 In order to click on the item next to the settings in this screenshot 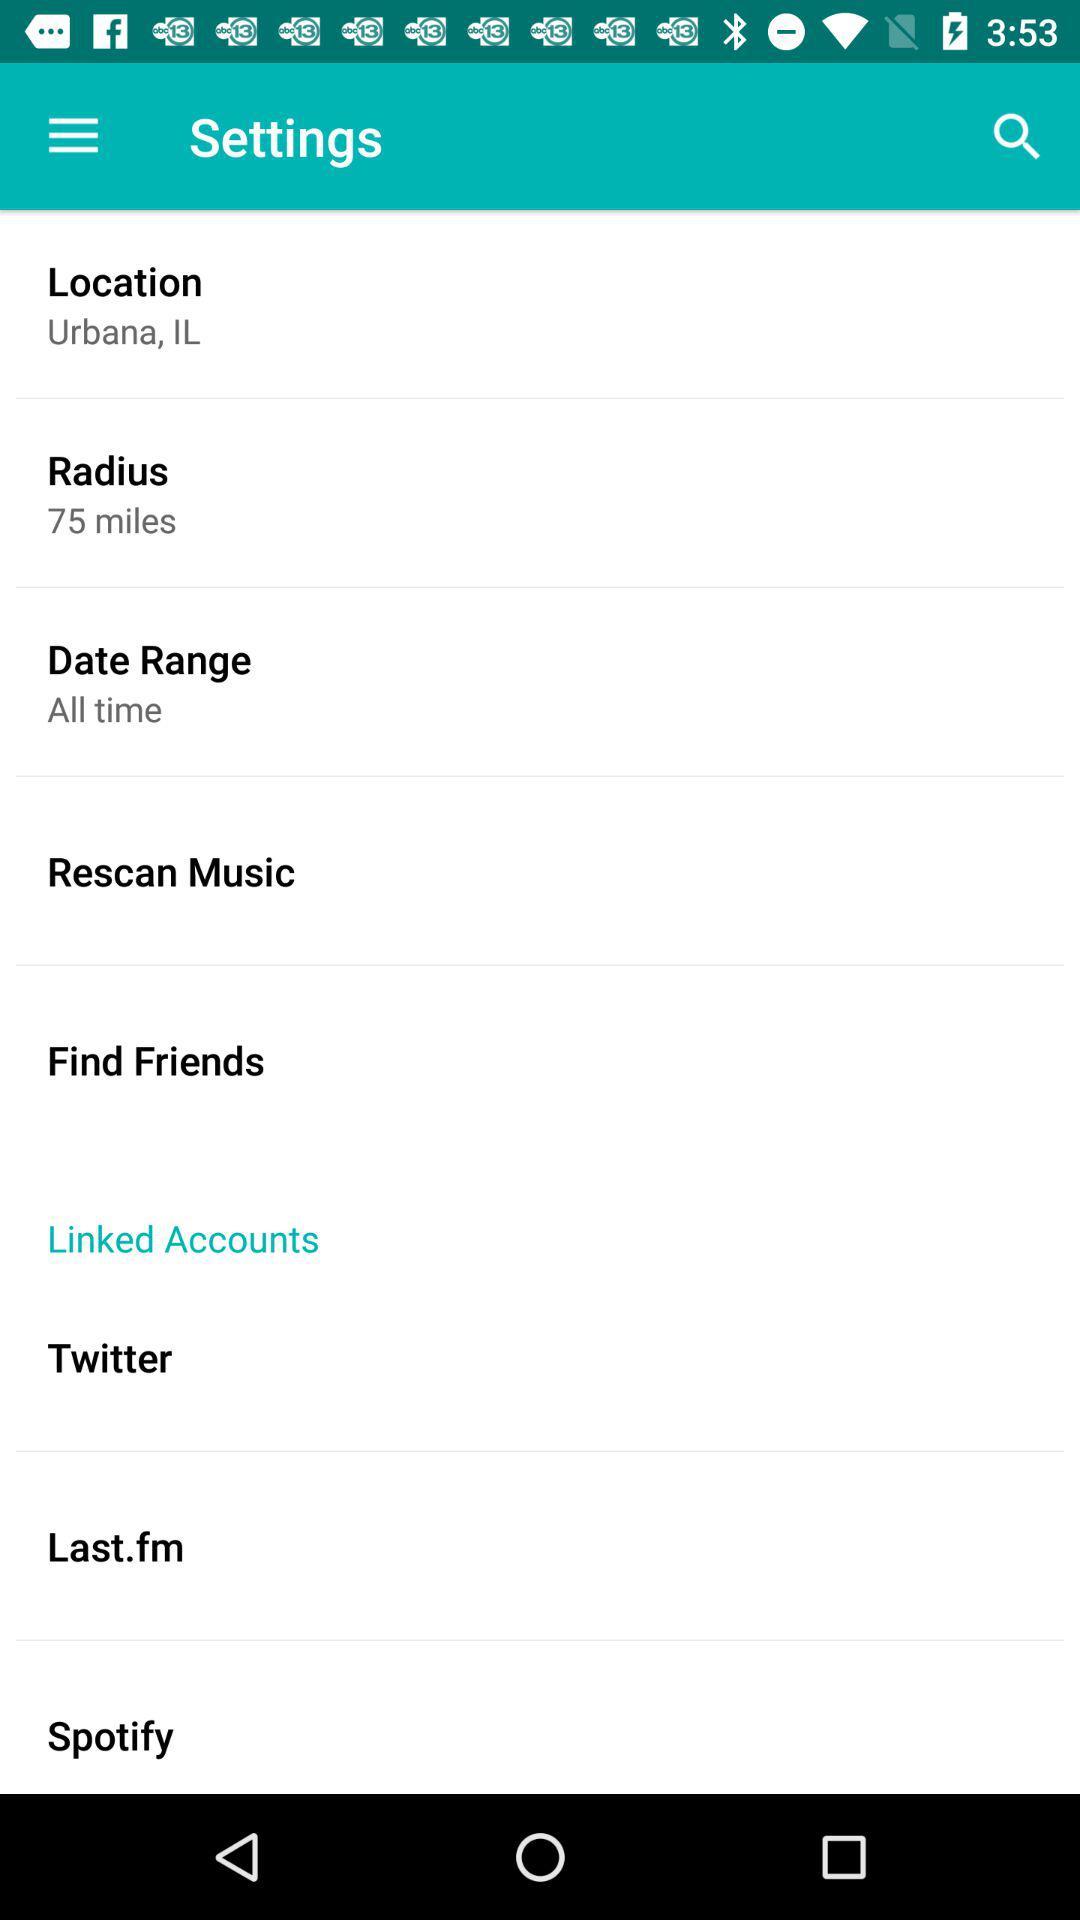, I will do `click(72, 135)`.